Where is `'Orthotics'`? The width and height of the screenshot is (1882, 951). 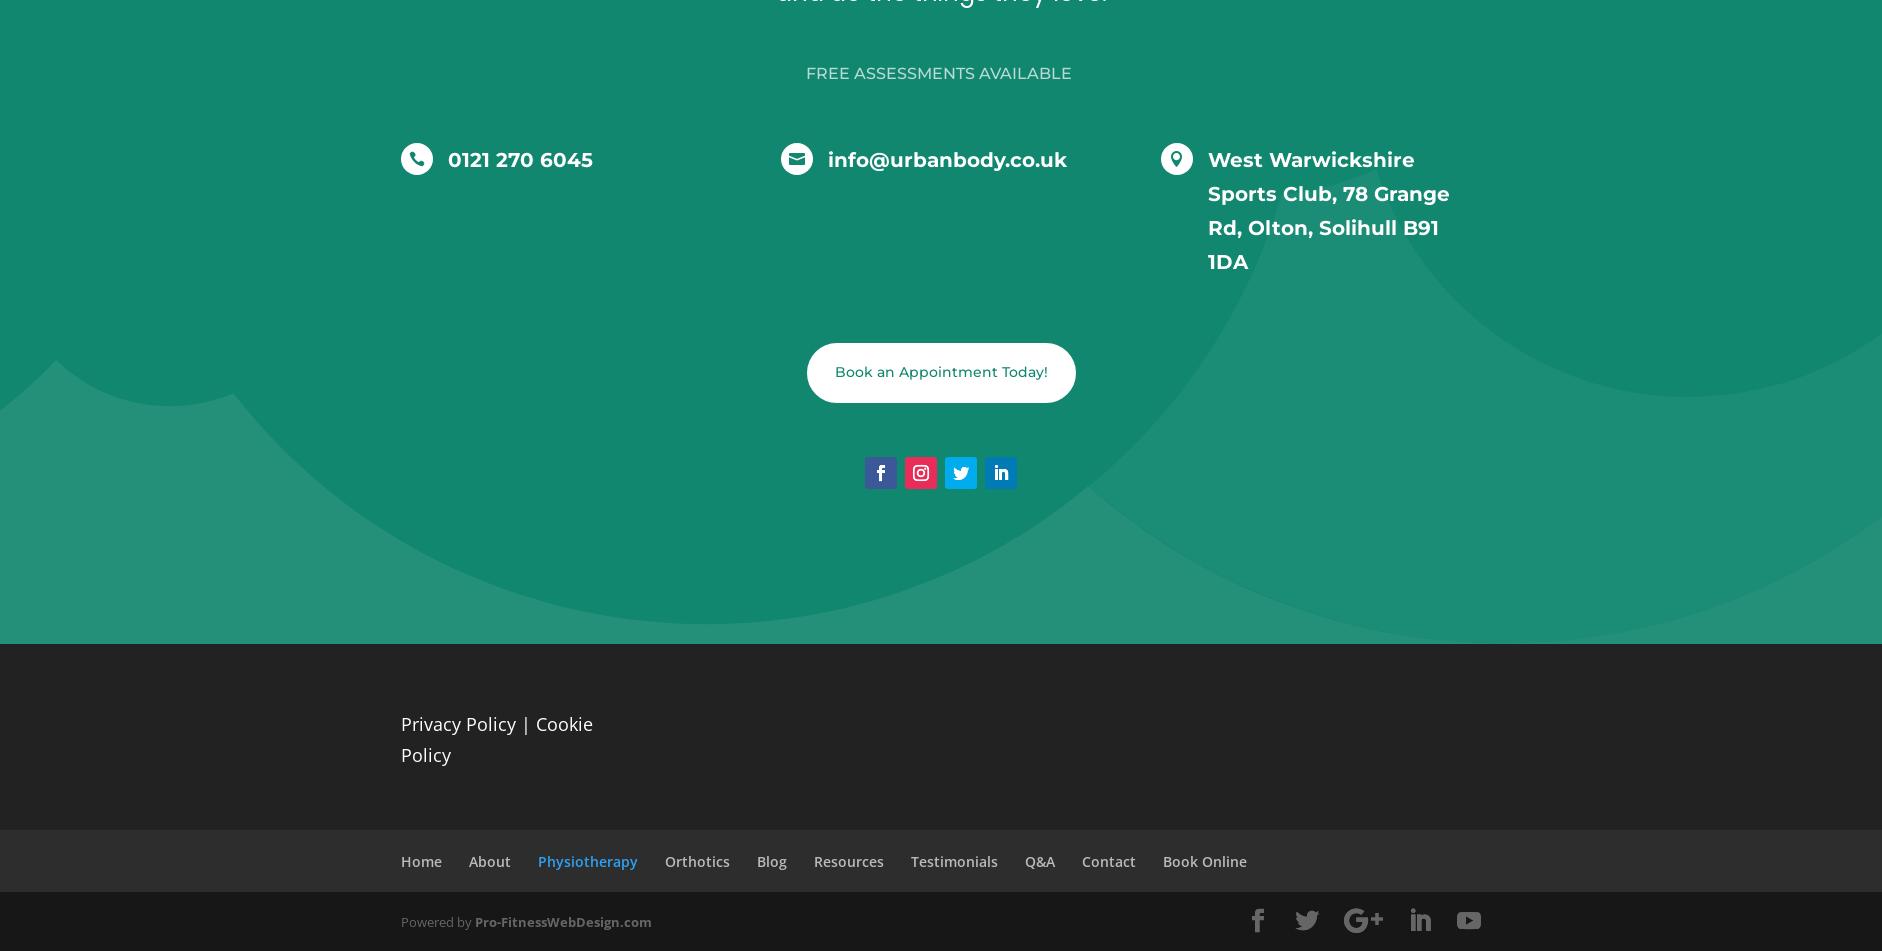 'Orthotics' is located at coordinates (663, 859).